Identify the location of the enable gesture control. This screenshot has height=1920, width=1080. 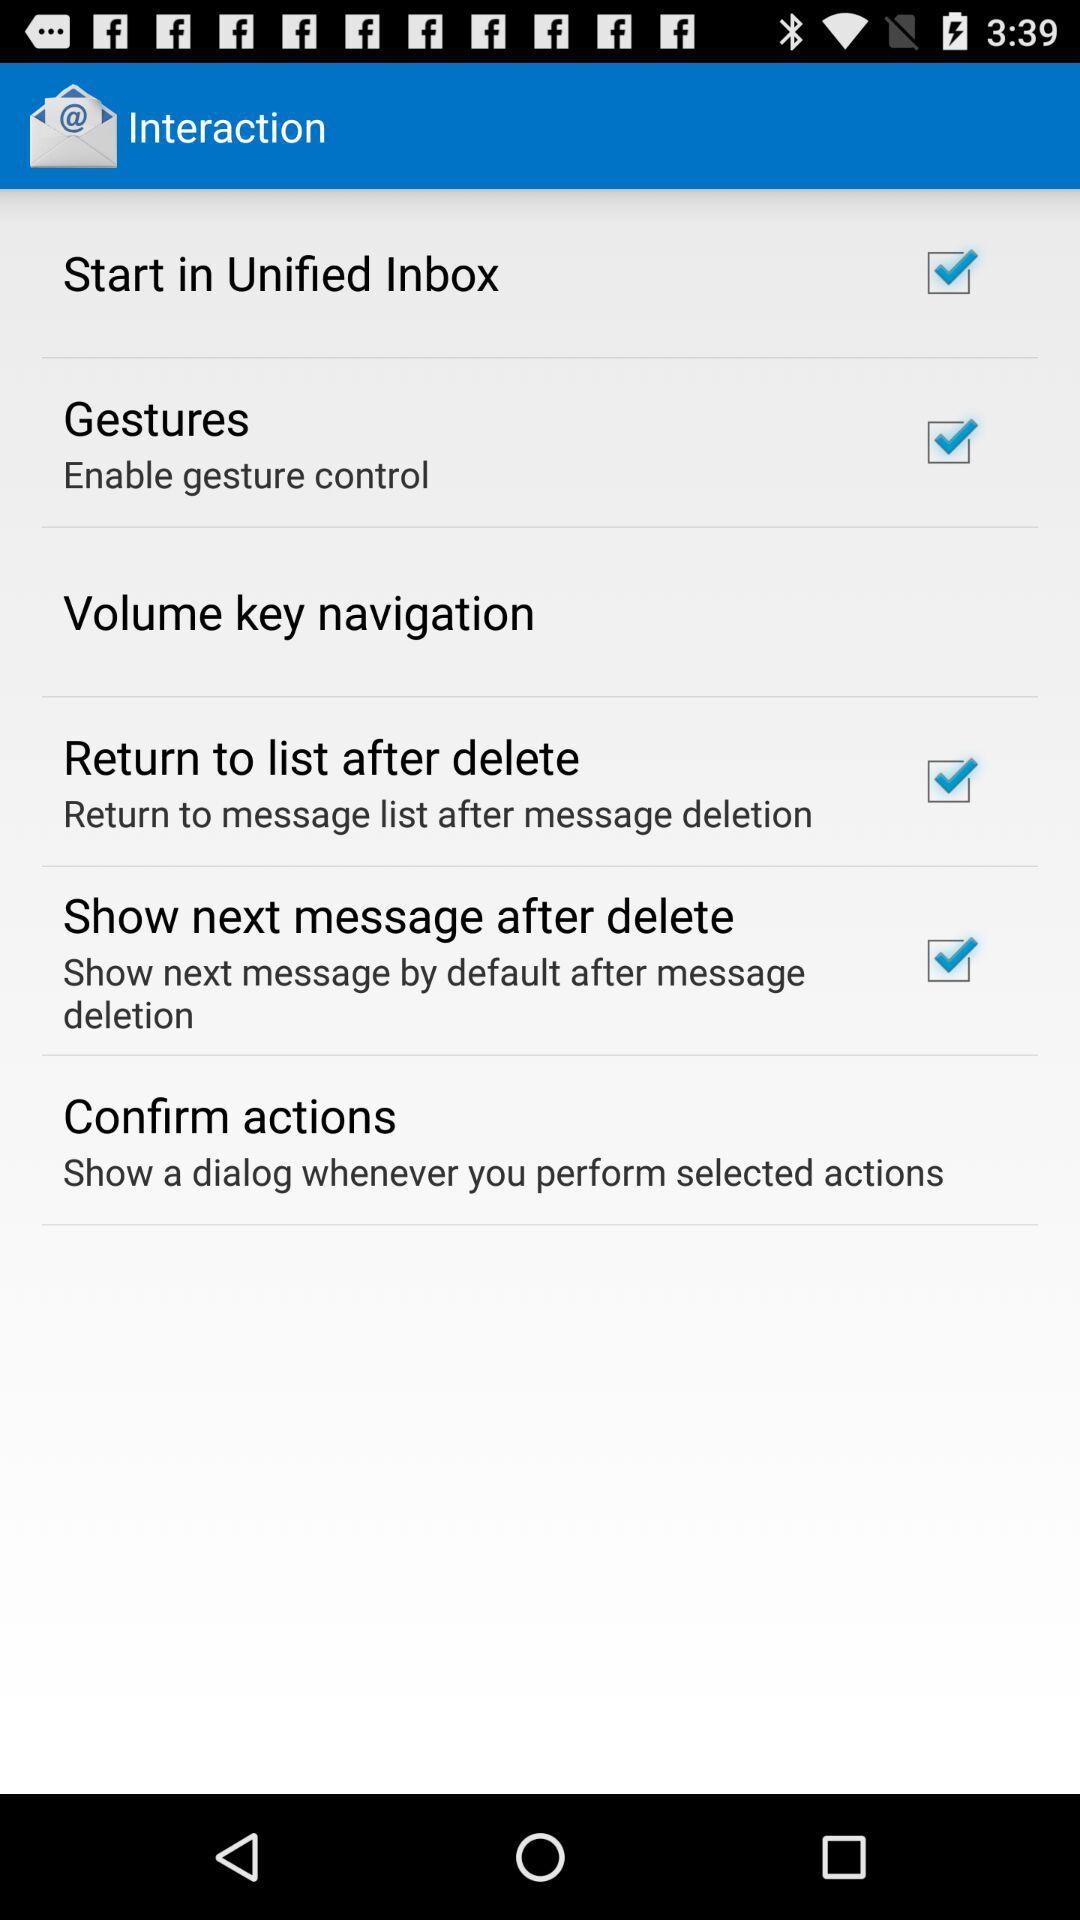
(245, 473).